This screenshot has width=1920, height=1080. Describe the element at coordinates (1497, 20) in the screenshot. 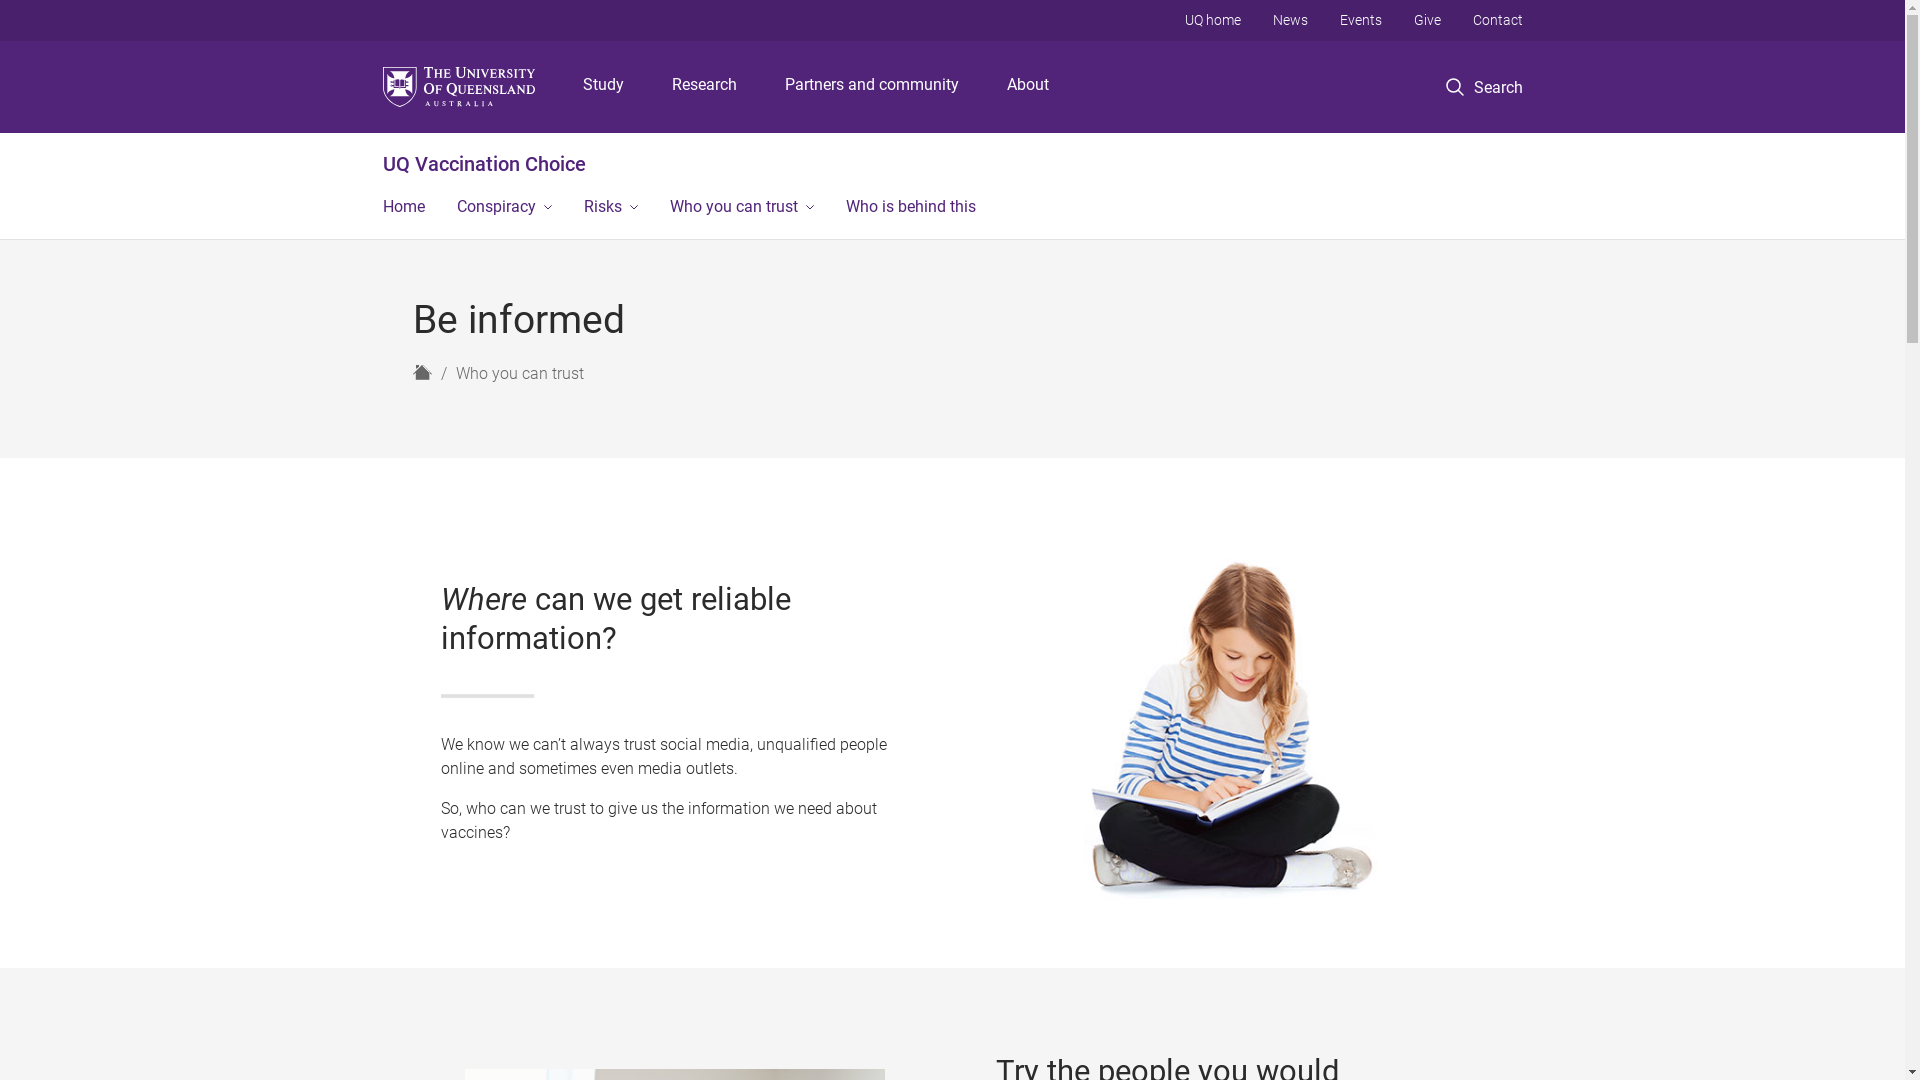

I see `'Contact'` at that location.